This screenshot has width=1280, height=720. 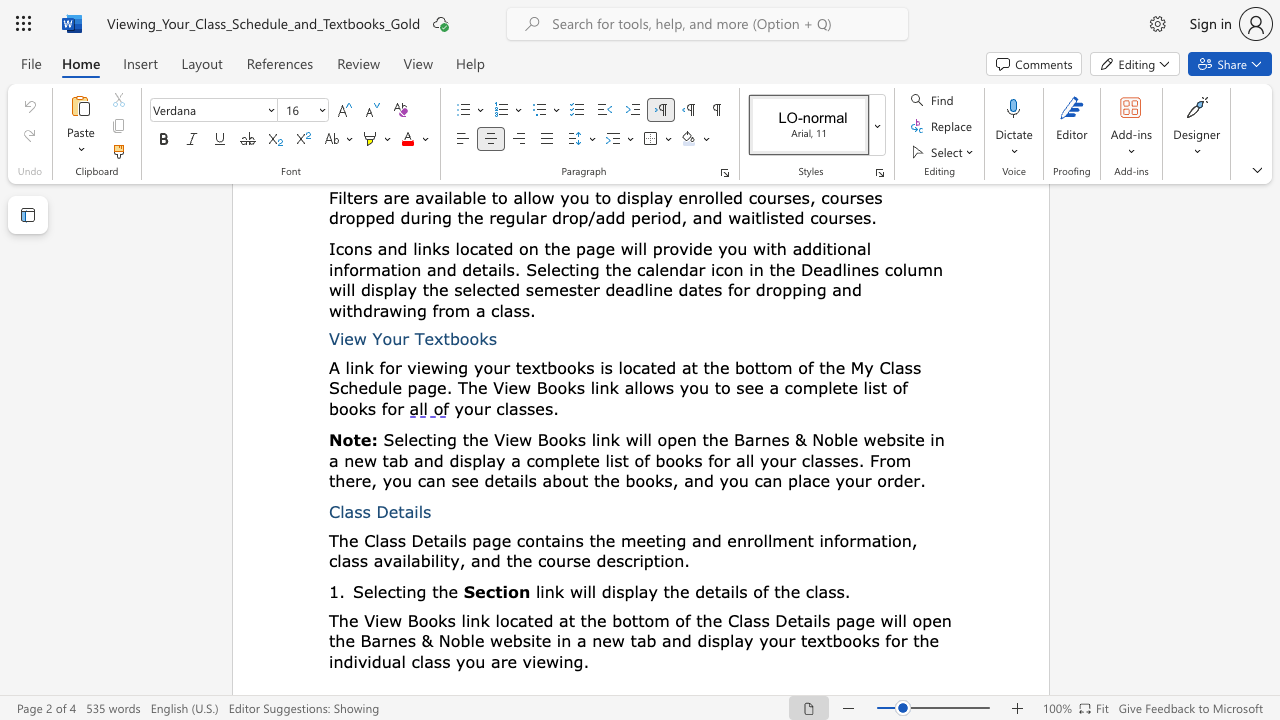 I want to click on the subset text "lecti" within the text "Selecting the", so click(x=373, y=590).